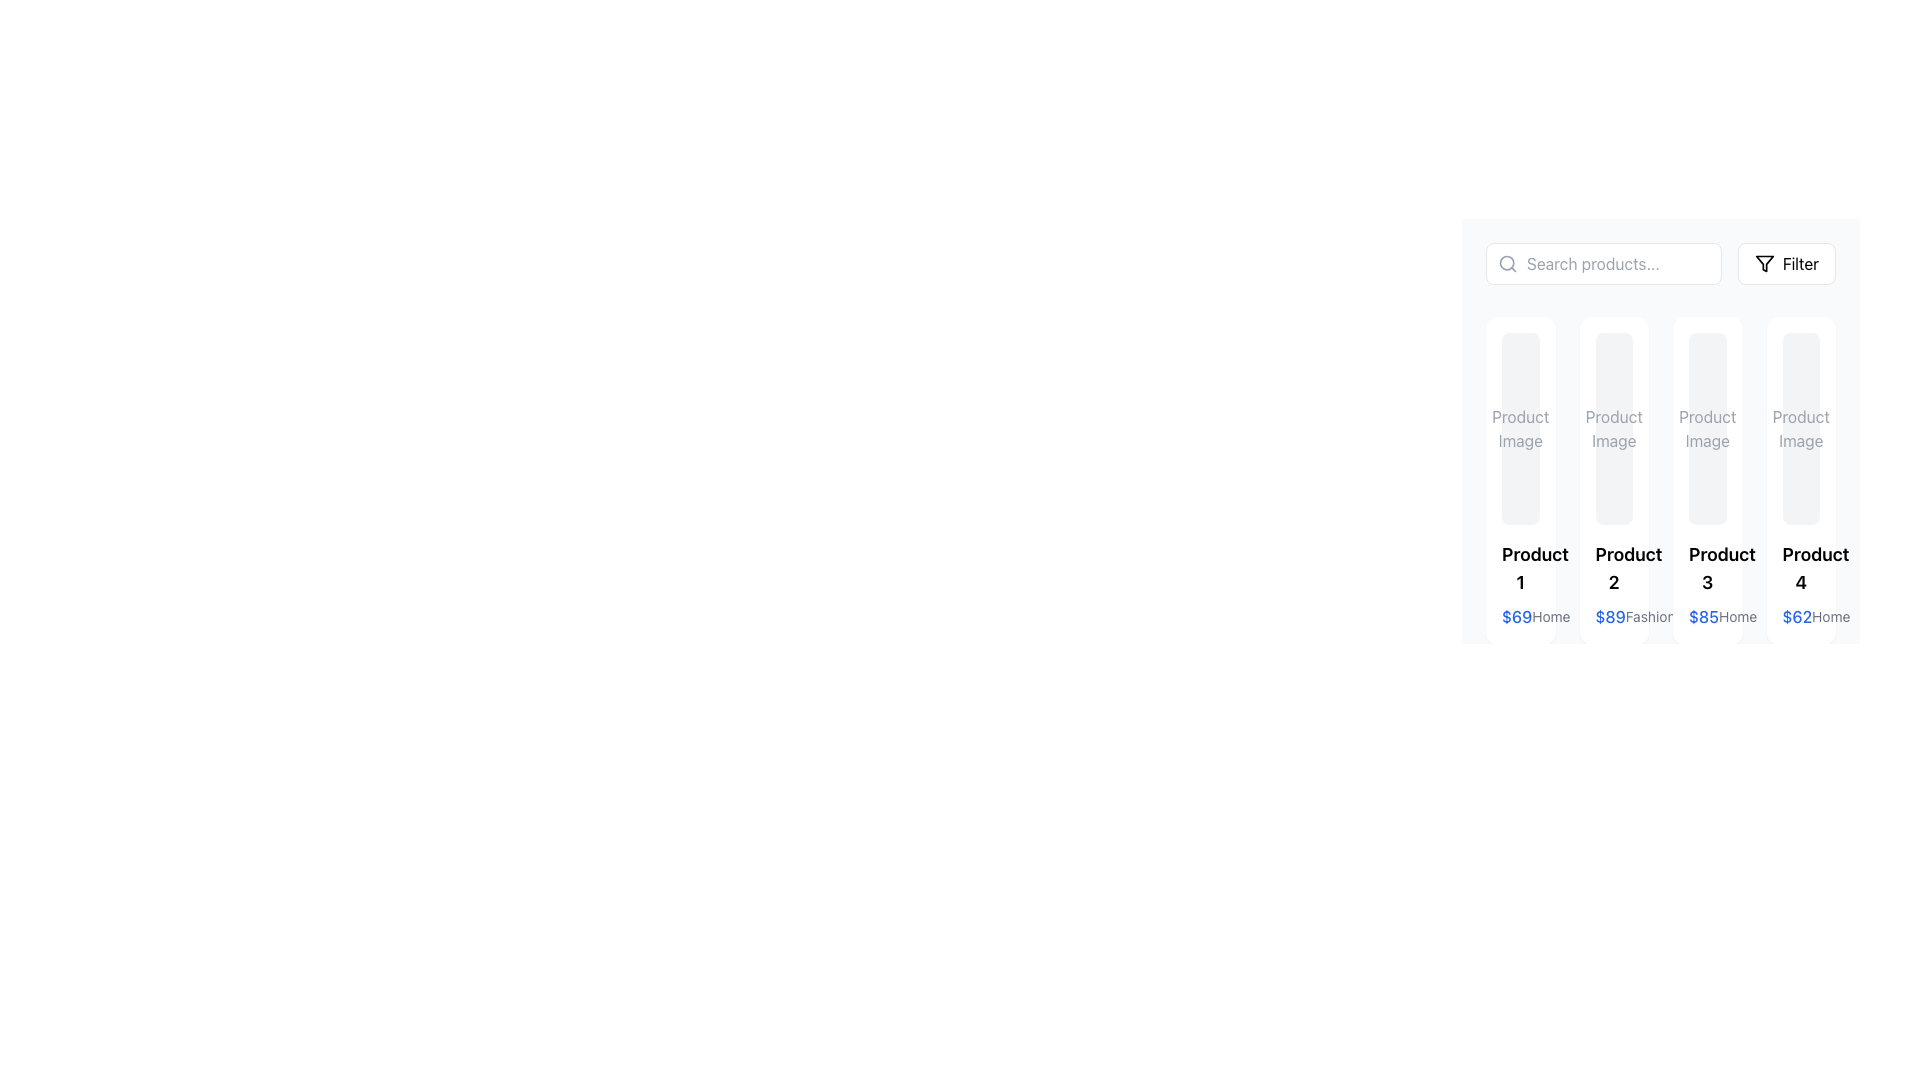  I want to click on the magnifying glass icon, which represents the search functionality, positioned to the left of the input field labeled 'Search products...', so click(1507, 262).